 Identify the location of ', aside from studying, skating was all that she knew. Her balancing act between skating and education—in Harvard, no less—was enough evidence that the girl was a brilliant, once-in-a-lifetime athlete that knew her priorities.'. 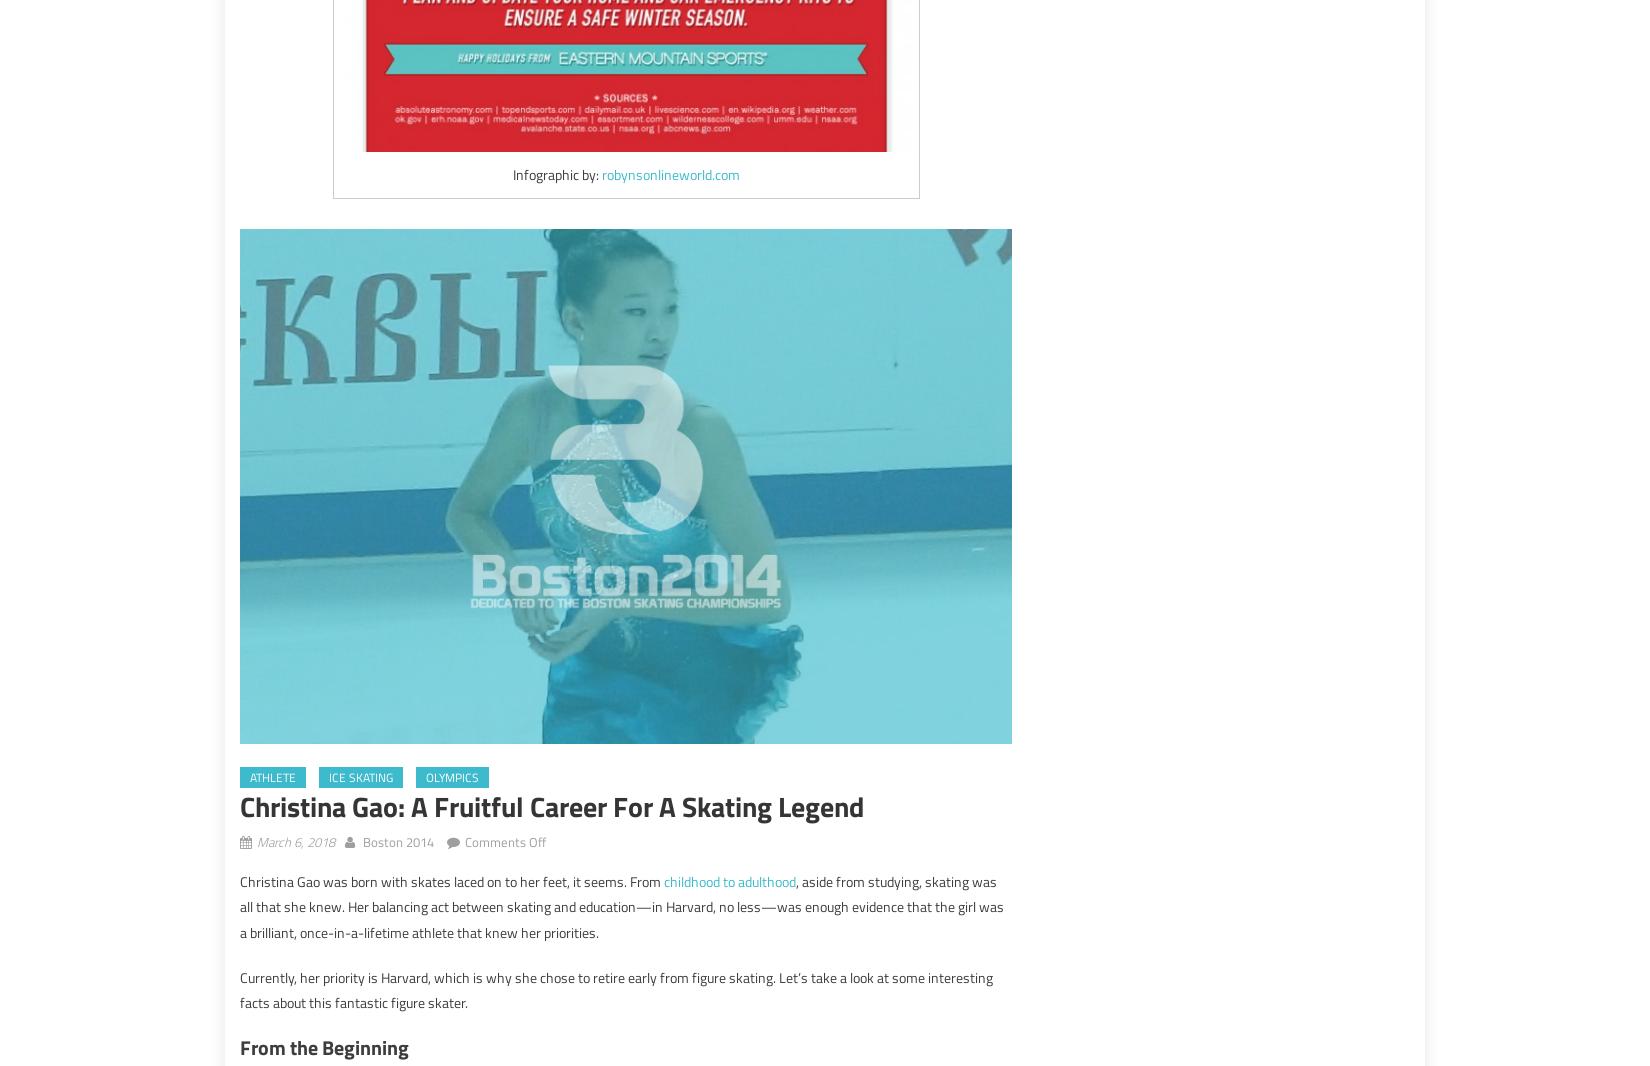
(621, 906).